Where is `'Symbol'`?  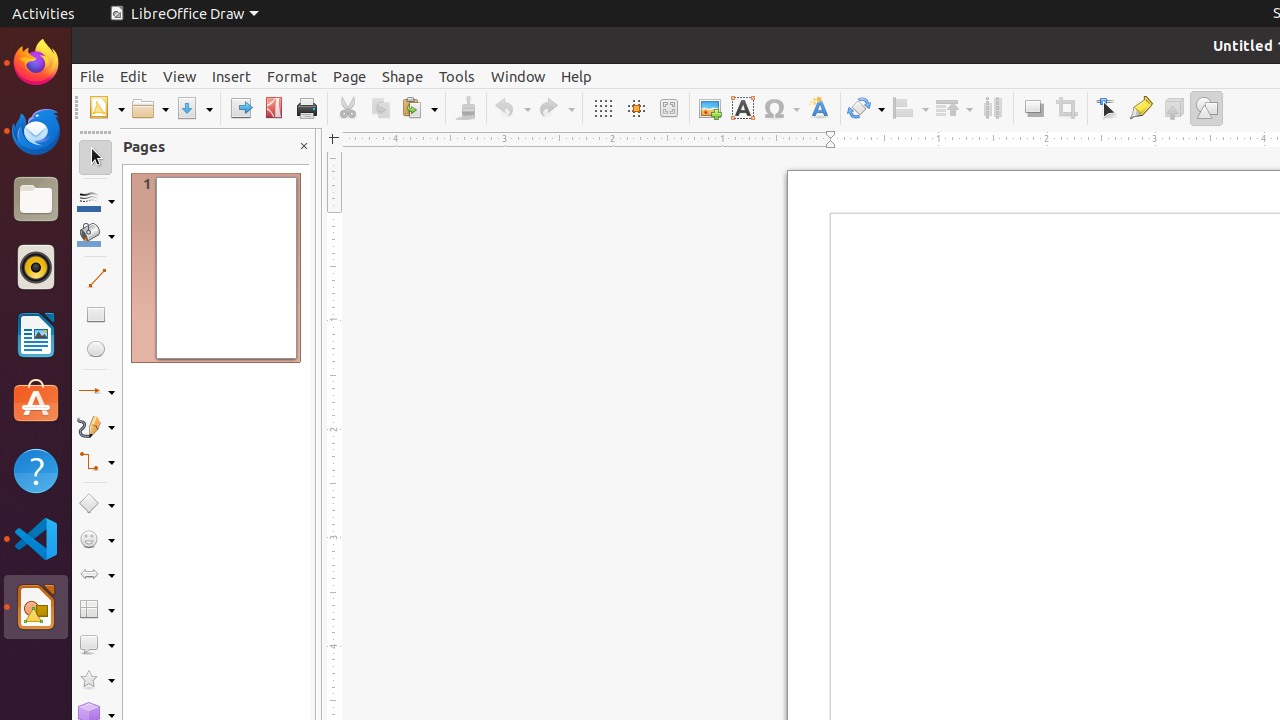
'Symbol' is located at coordinates (780, 108).